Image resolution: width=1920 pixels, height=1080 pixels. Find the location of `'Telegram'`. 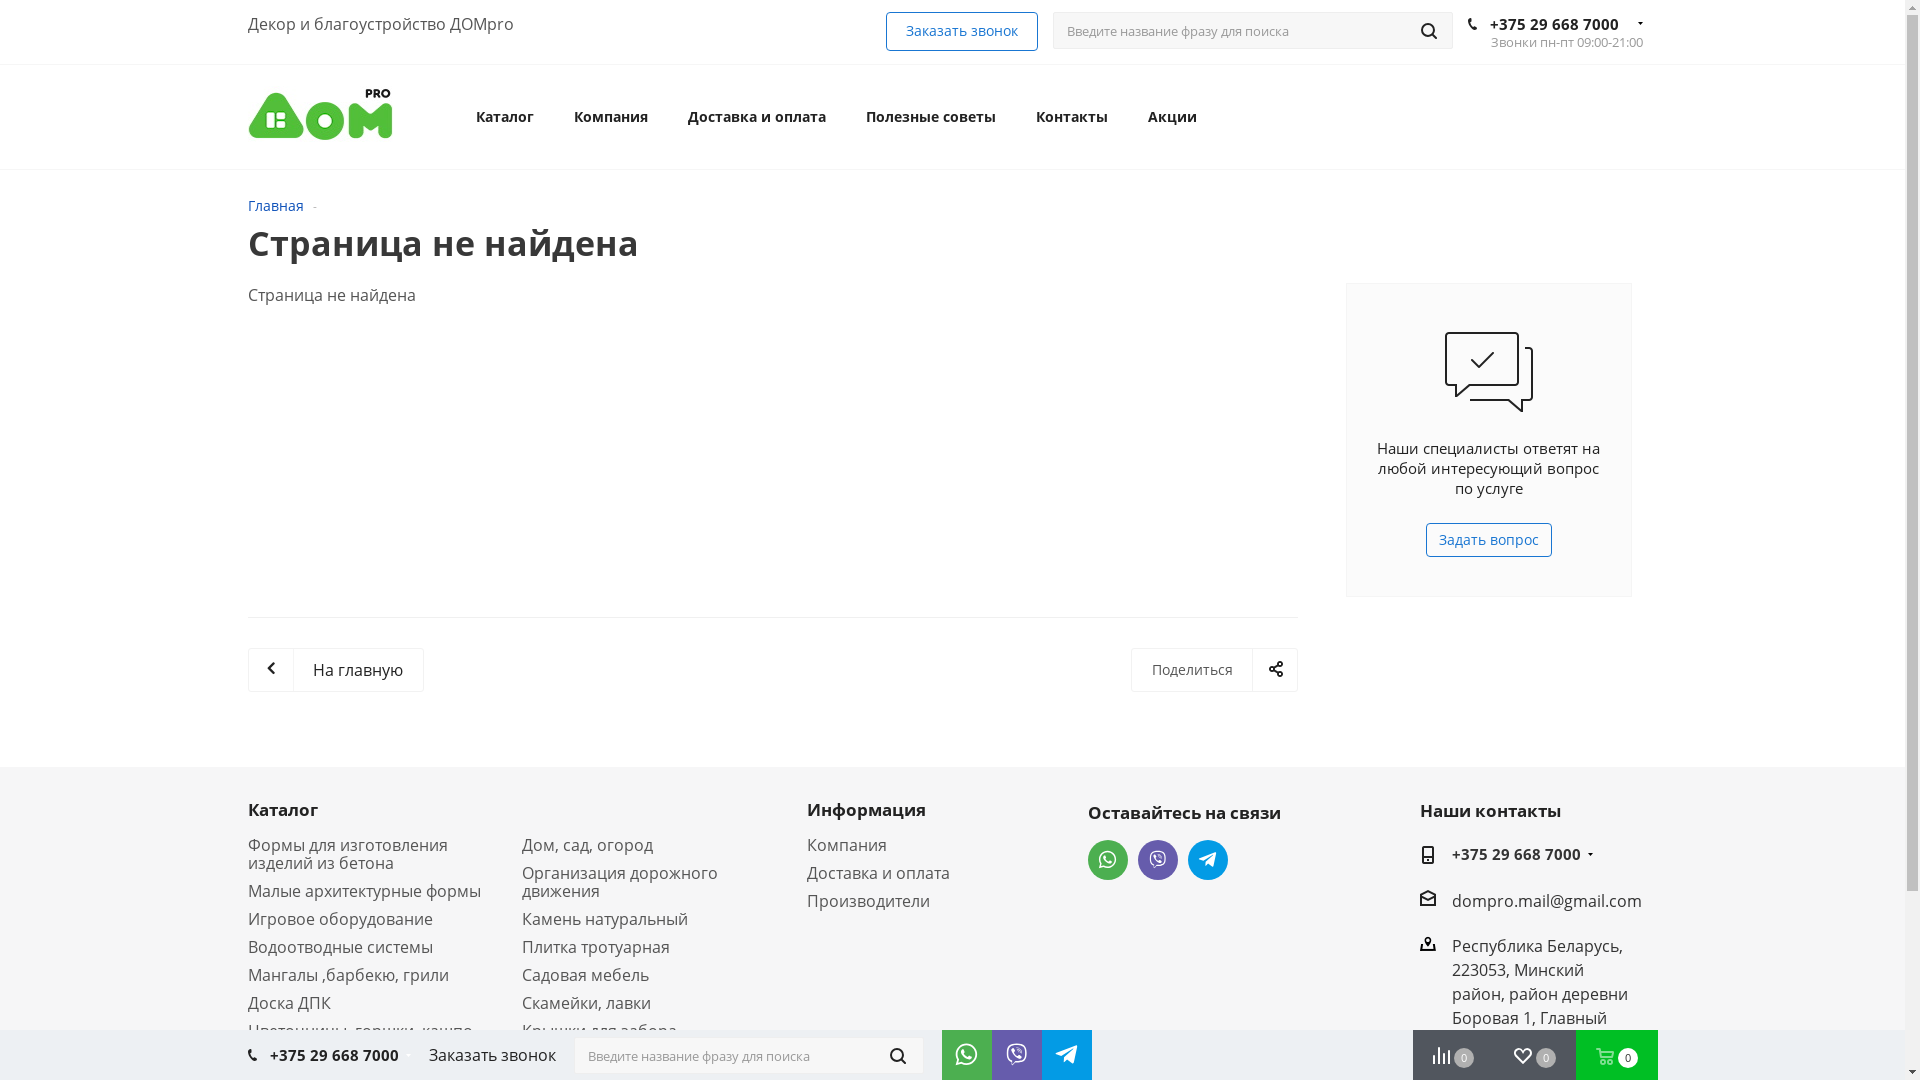

'Telegram' is located at coordinates (1207, 859).